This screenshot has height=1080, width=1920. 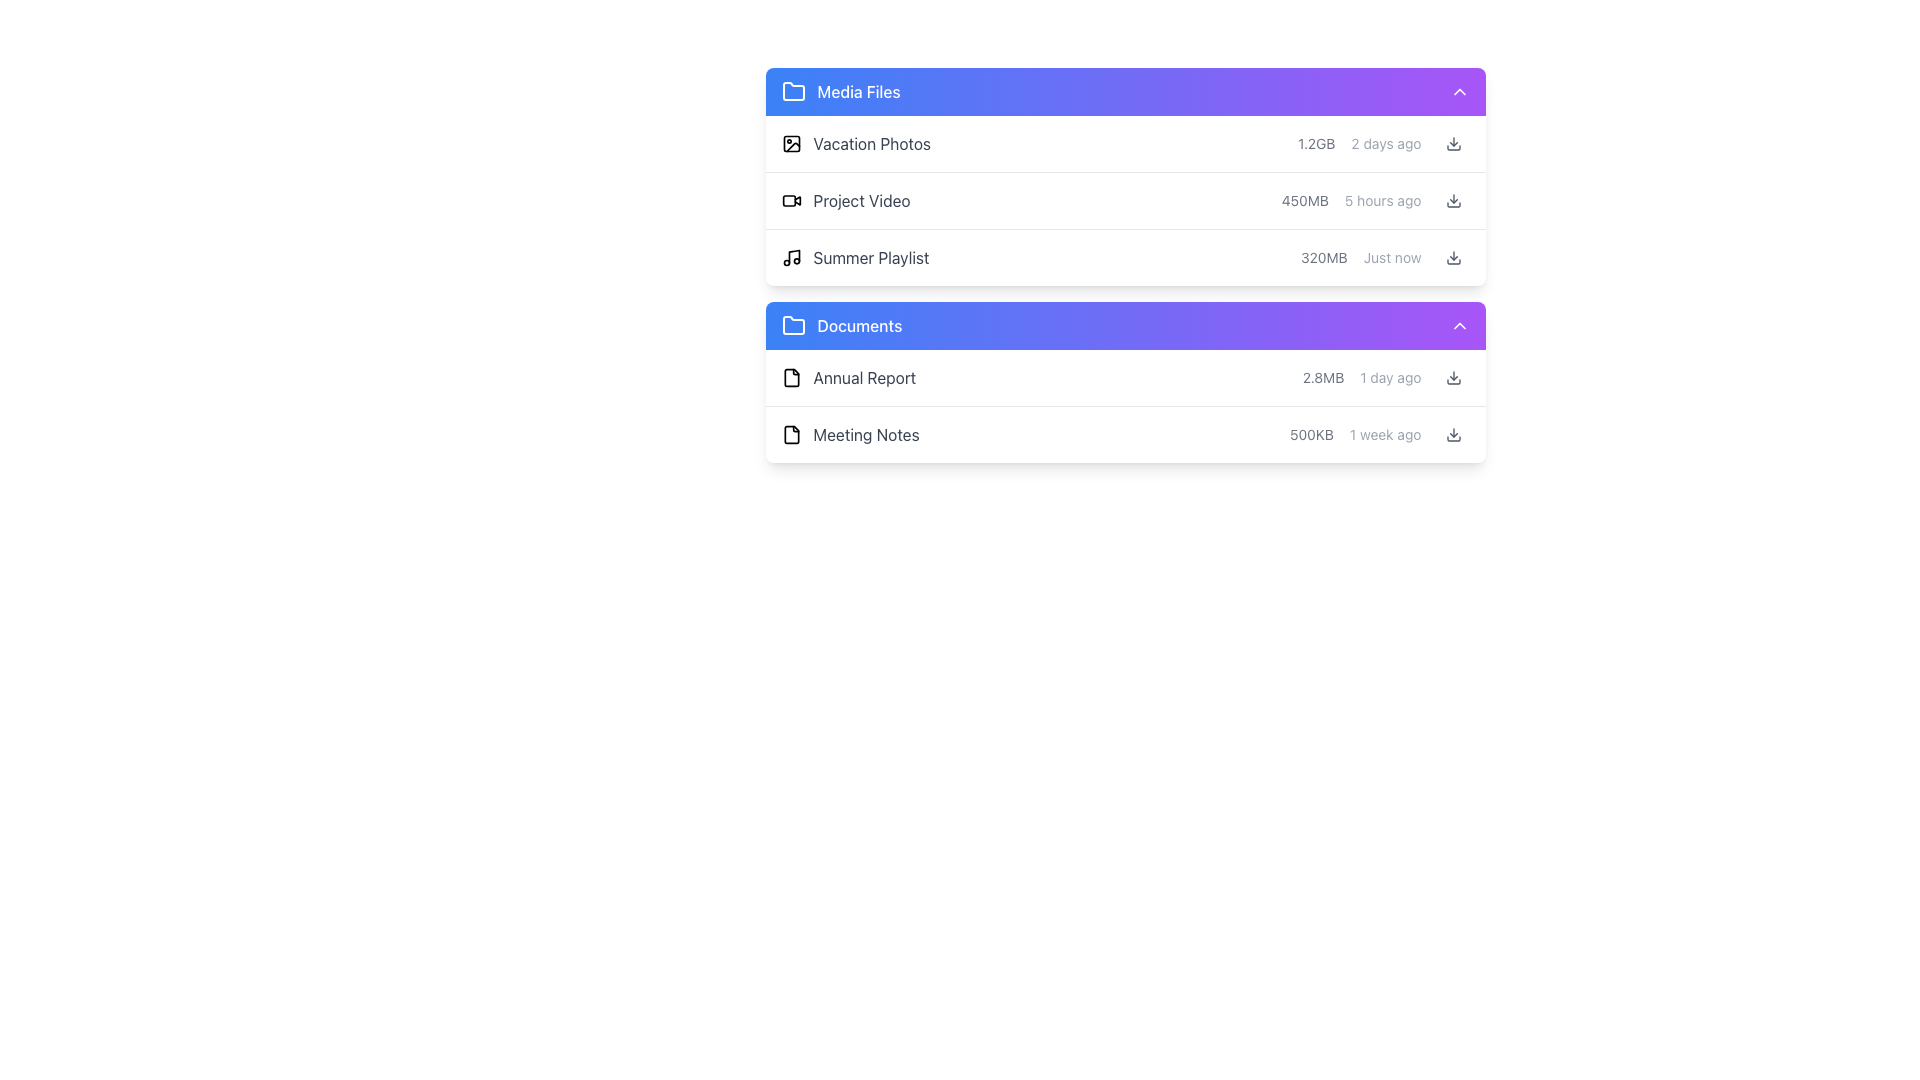 What do you see at coordinates (1453, 378) in the screenshot?
I see `the circular download button with a light background and an arrow icon in the center, located on the far right within the row for the 'Annual Report' in the 'Documents' section, to initiate the file download` at bounding box center [1453, 378].